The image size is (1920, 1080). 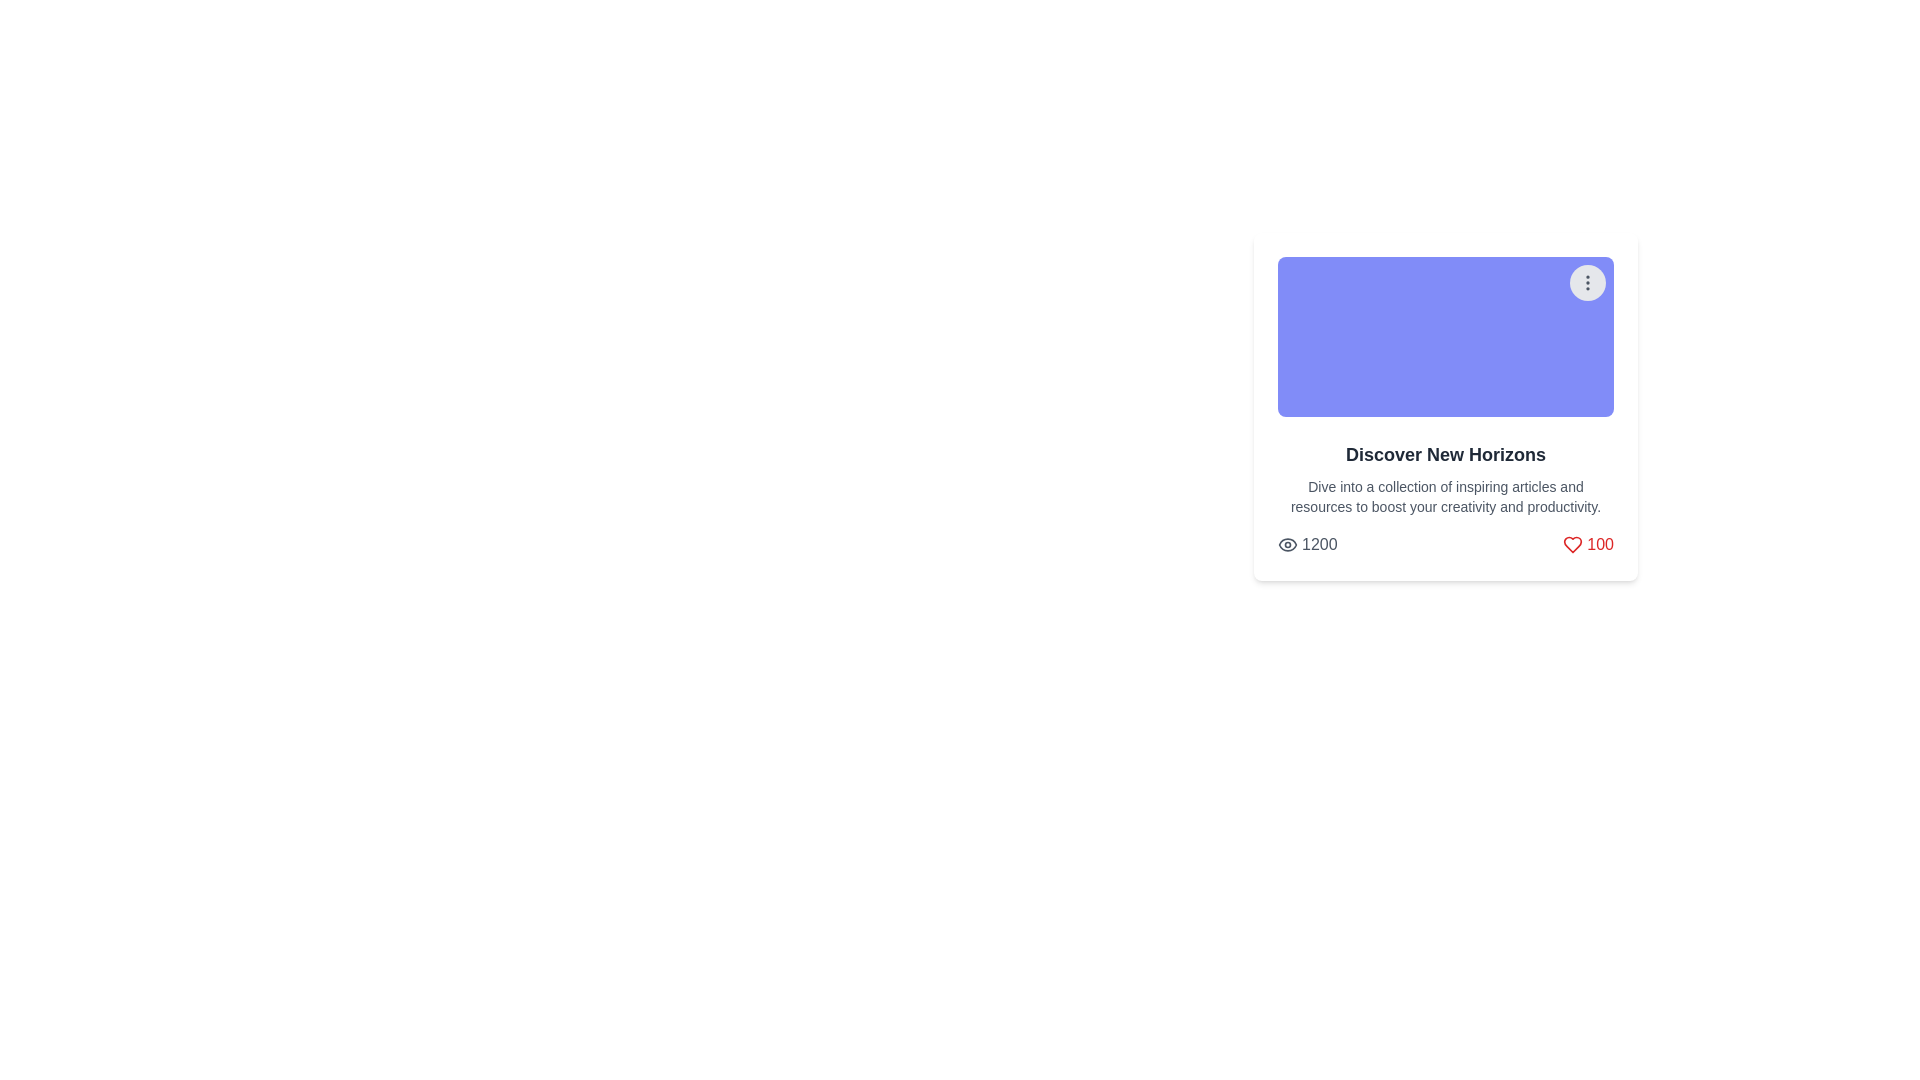 I want to click on the menu button located at the top-right corner of the blue rectangular area, so click(x=1587, y=282).